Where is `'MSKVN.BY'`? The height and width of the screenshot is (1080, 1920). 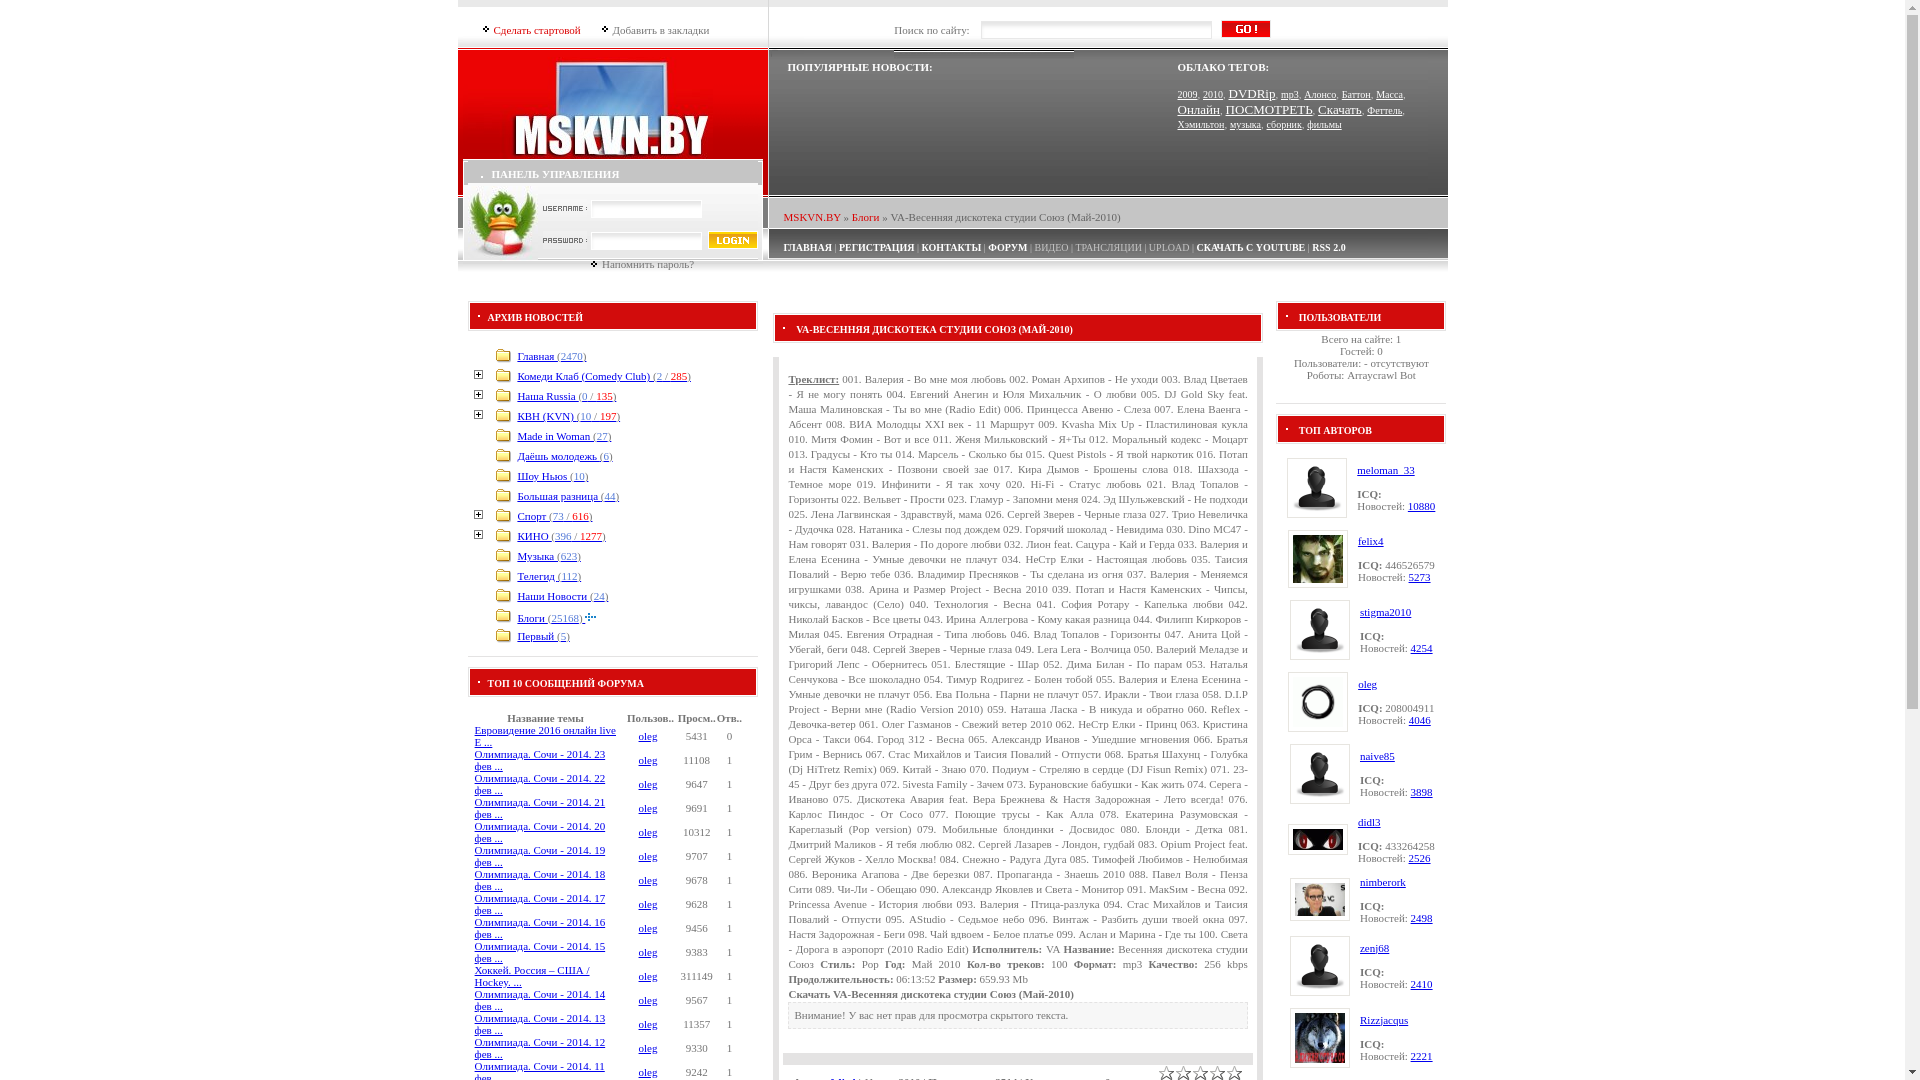
'MSKVN.BY' is located at coordinates (812, 216).